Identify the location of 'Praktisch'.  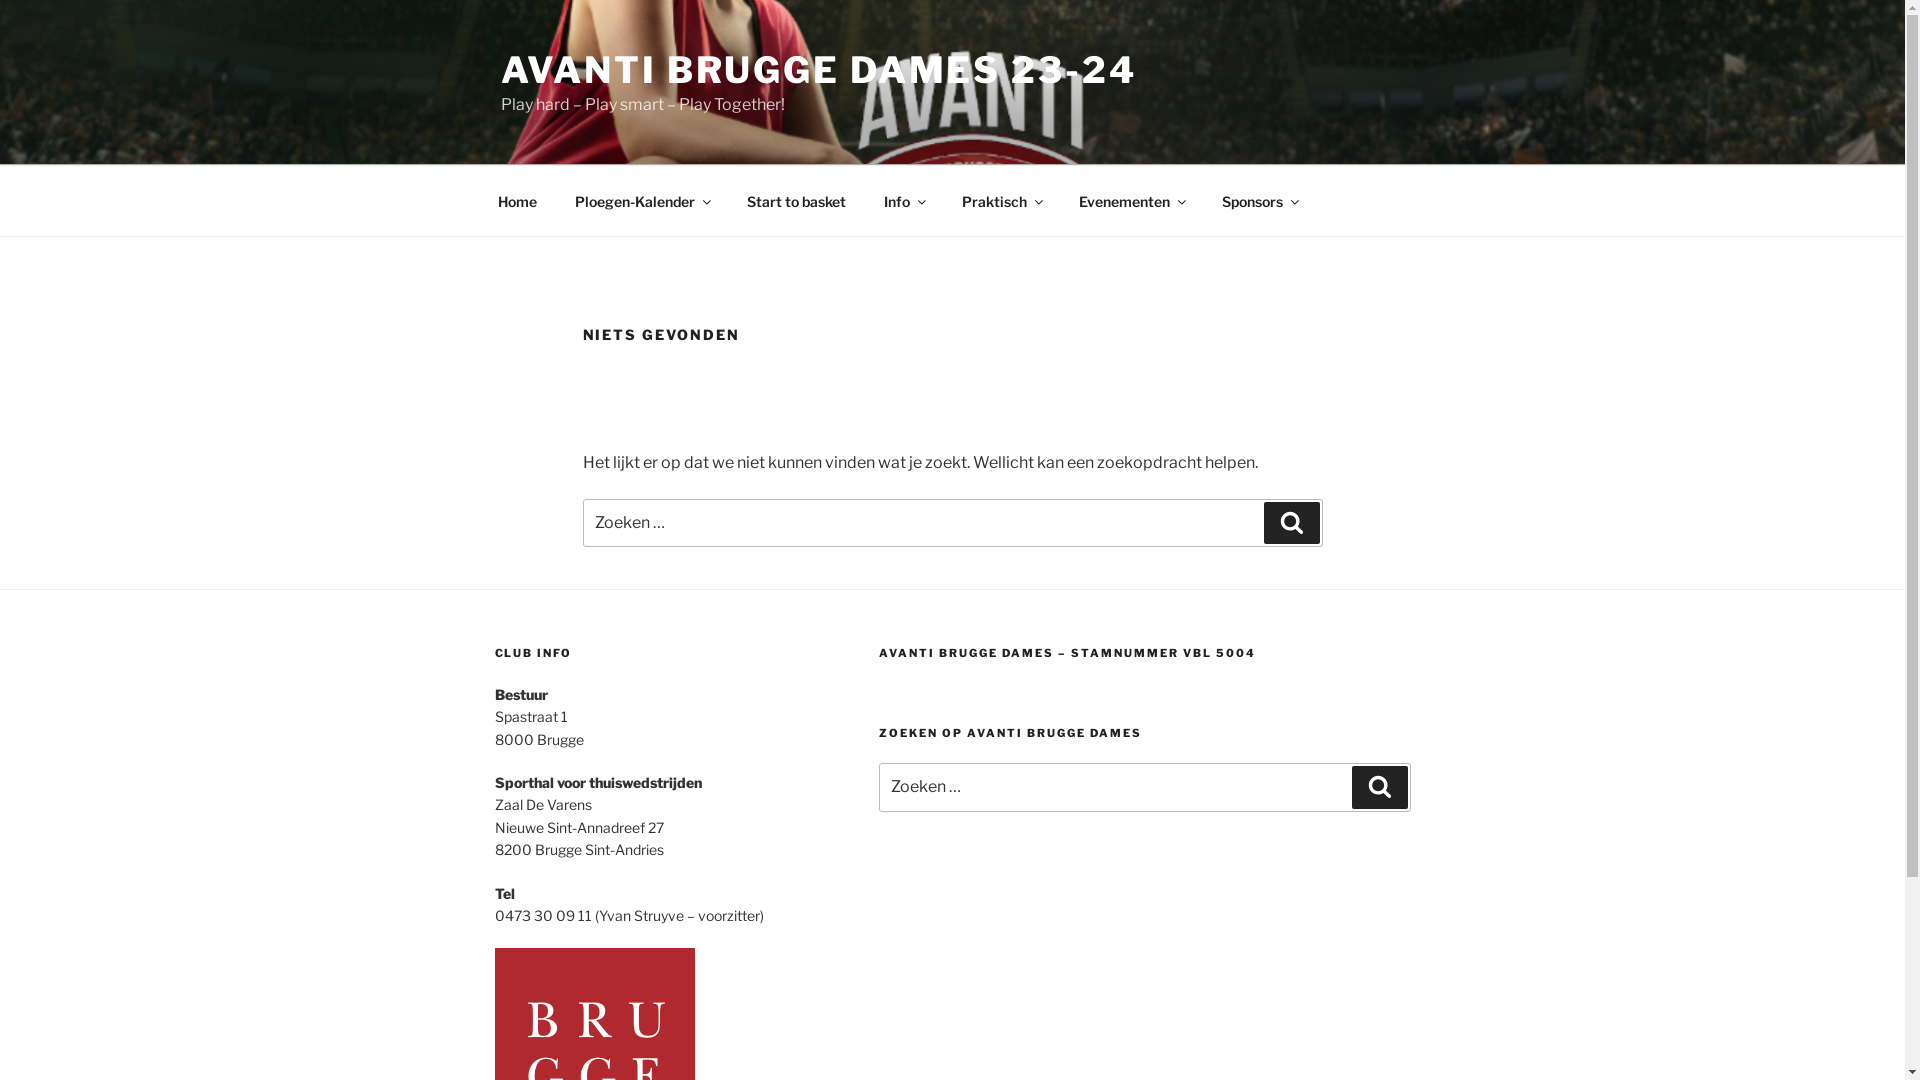
(1001, 200).